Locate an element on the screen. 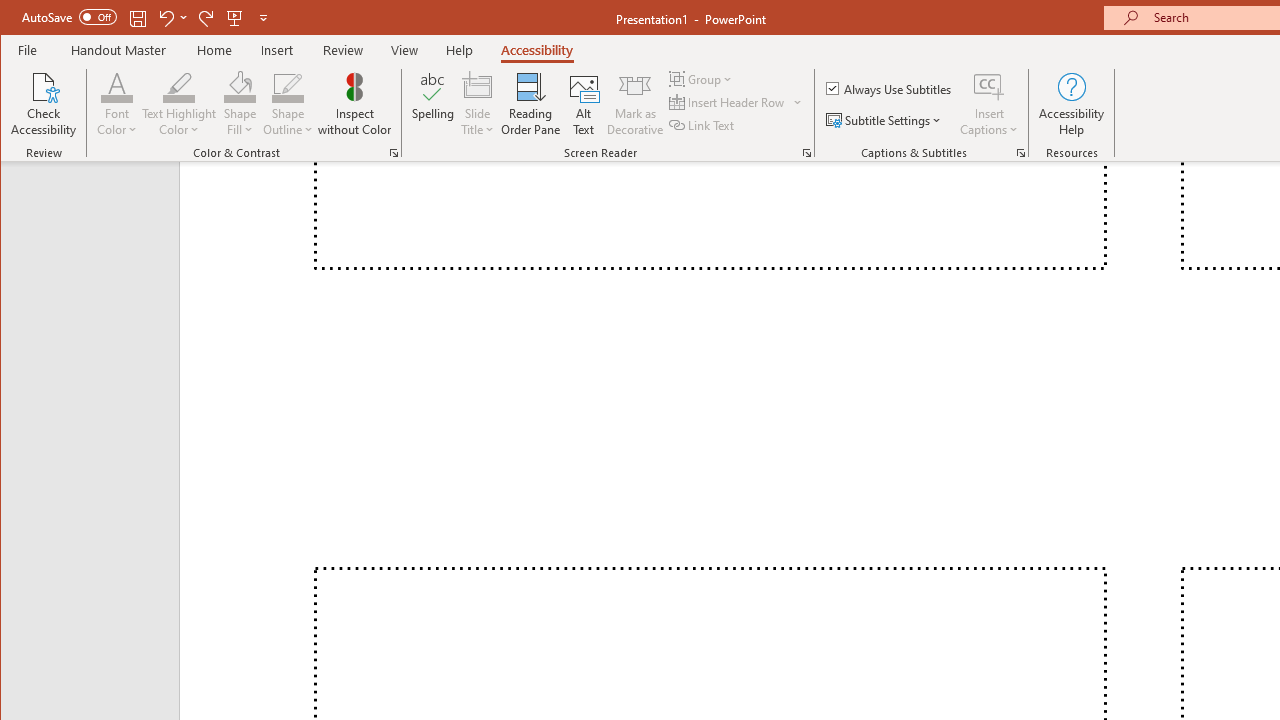 This screenshot has width=1280, height=720. 'Home' is located at coordinates (214, 49).